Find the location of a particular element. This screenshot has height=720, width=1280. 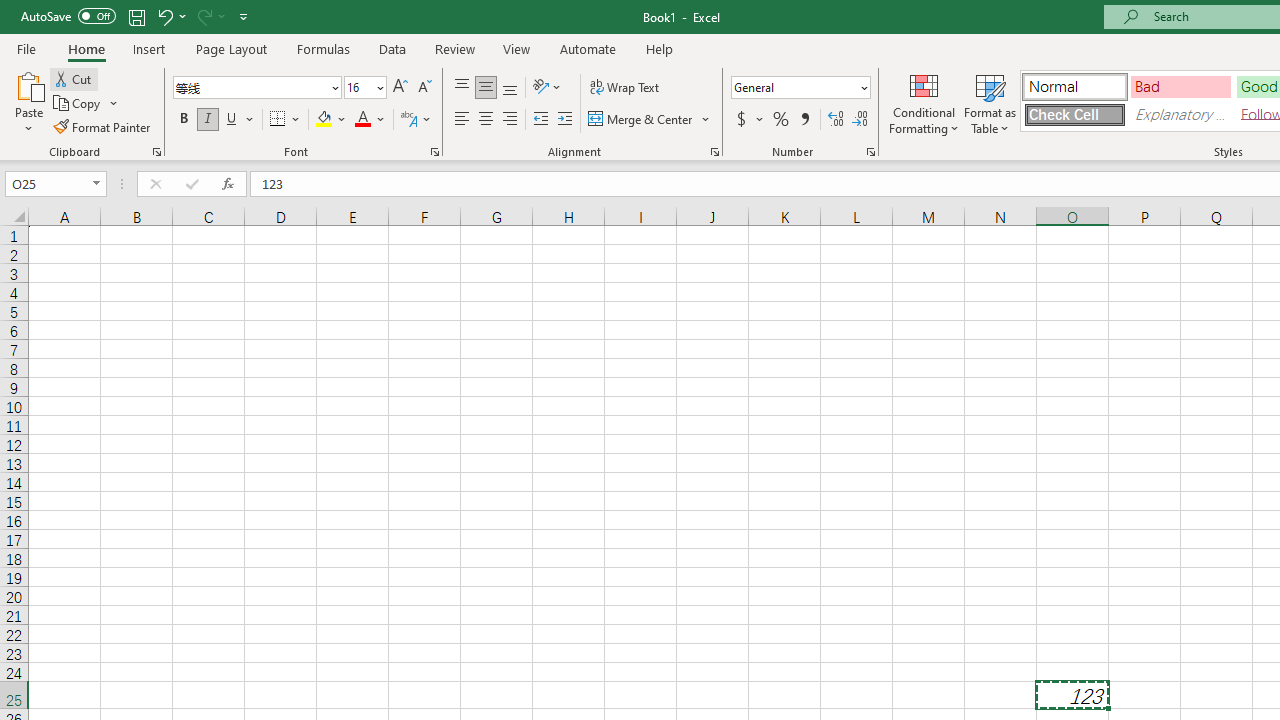

'Format Cell Font' is located at coordinates (434, 150).